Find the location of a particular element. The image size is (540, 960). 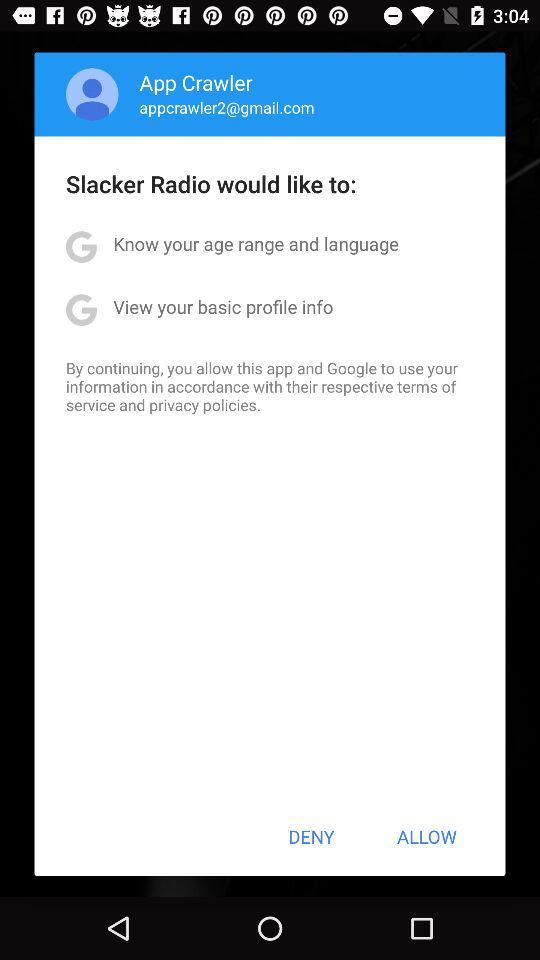

the item above slacker radio would is located at coordinates (226, 107).